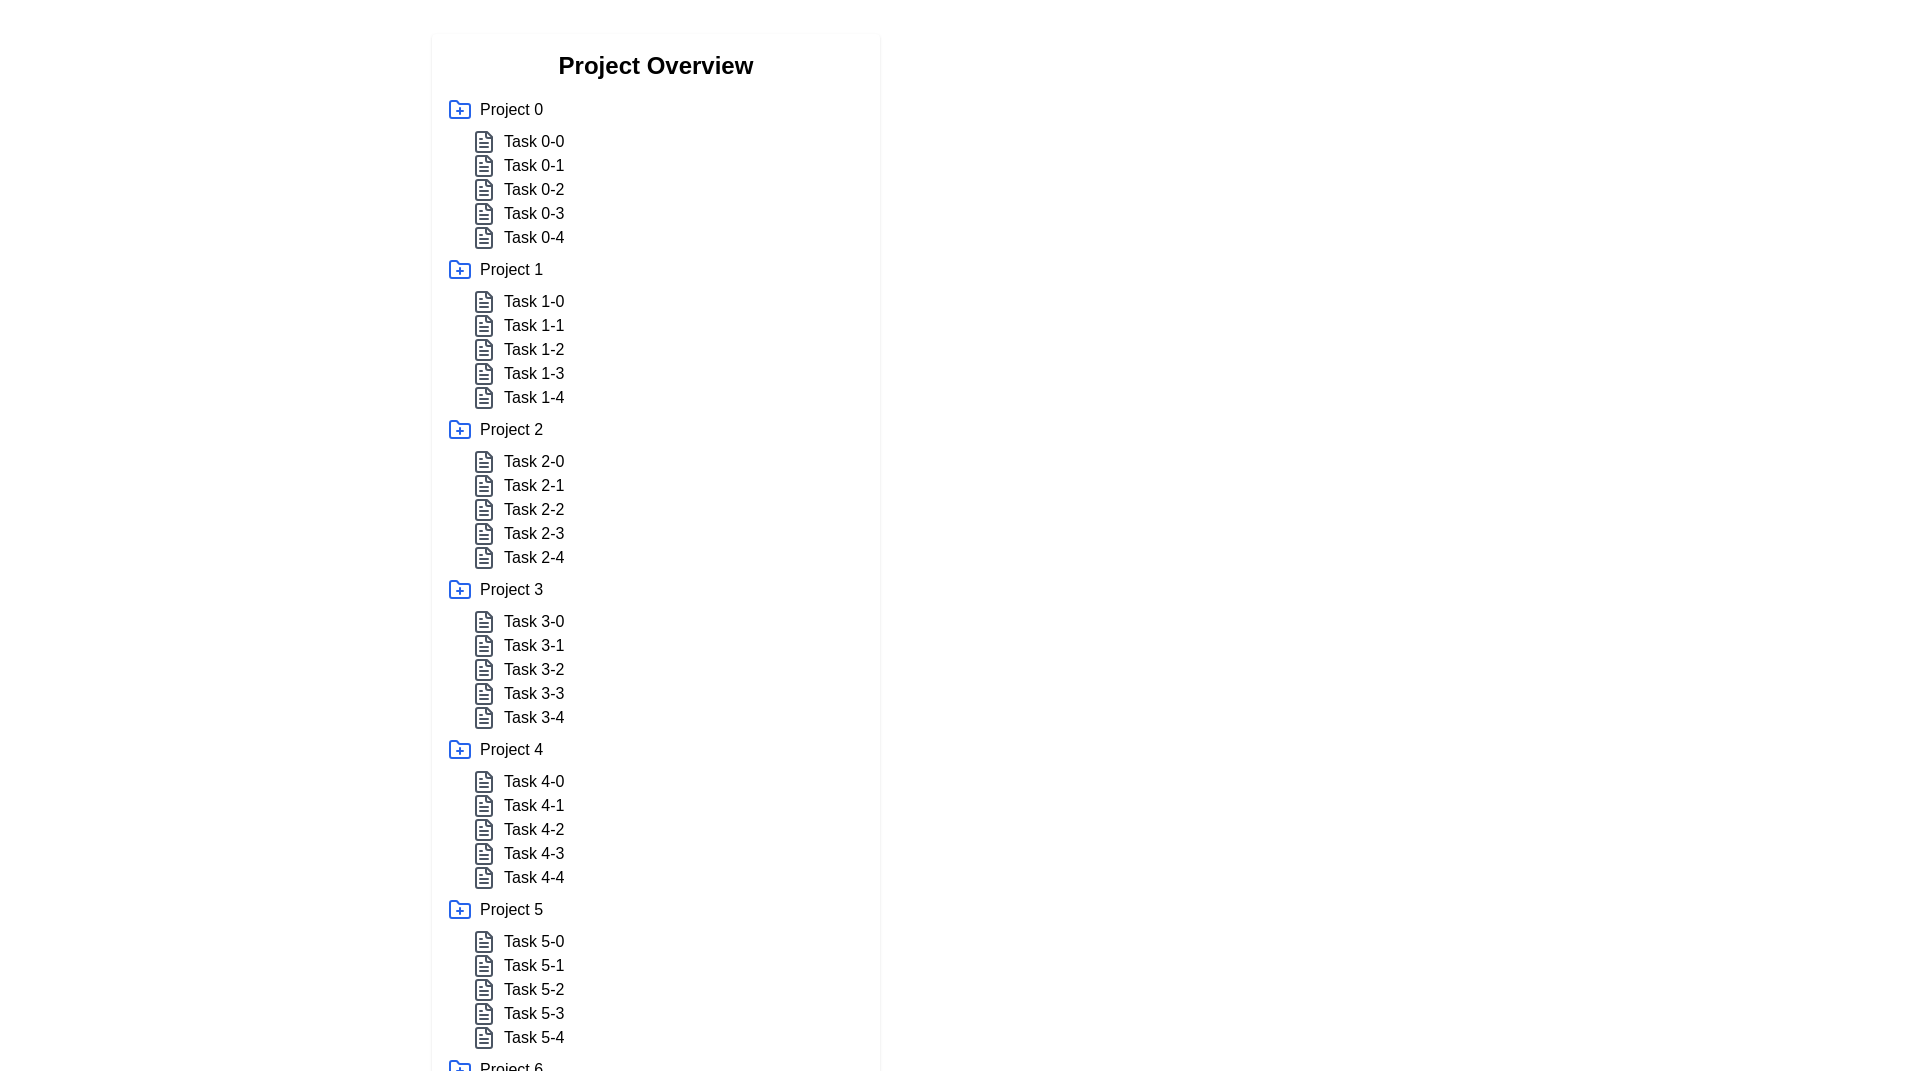  I want to click on the 'Project 5' Text Label, so click(511, 910).